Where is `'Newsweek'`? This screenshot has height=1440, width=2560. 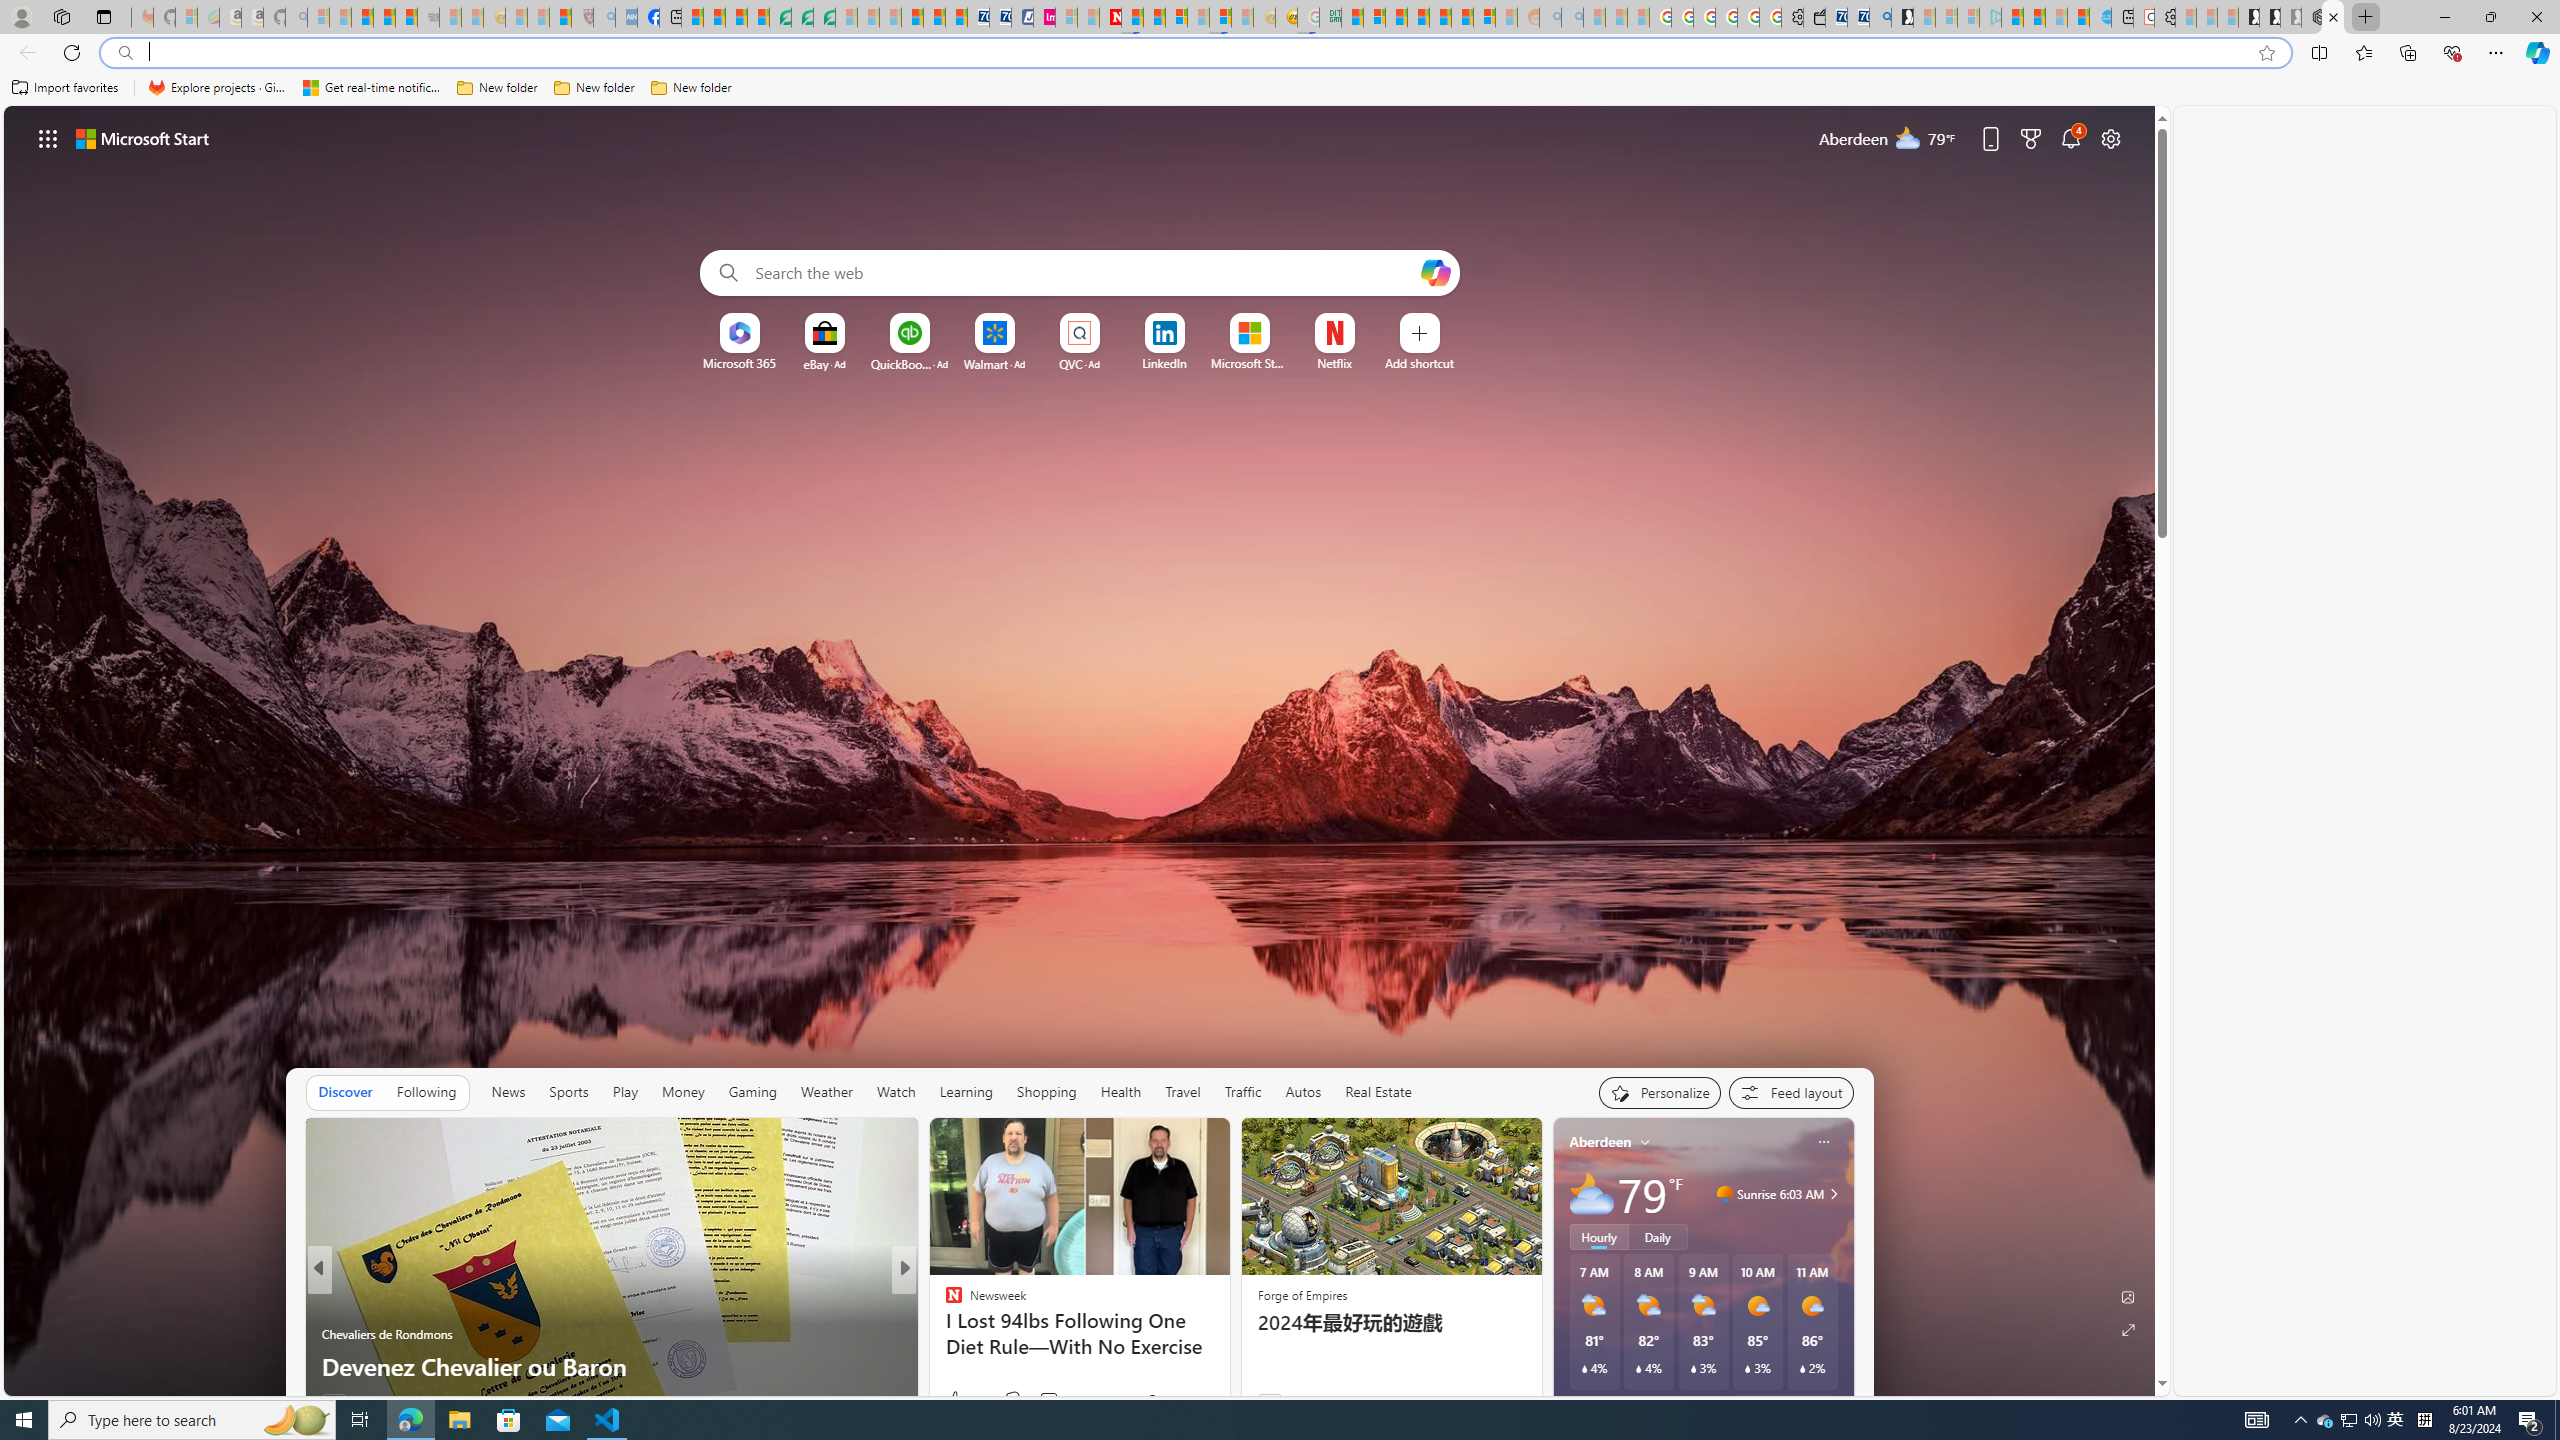 'Newsweek' is located at coordinates (945, 1302).